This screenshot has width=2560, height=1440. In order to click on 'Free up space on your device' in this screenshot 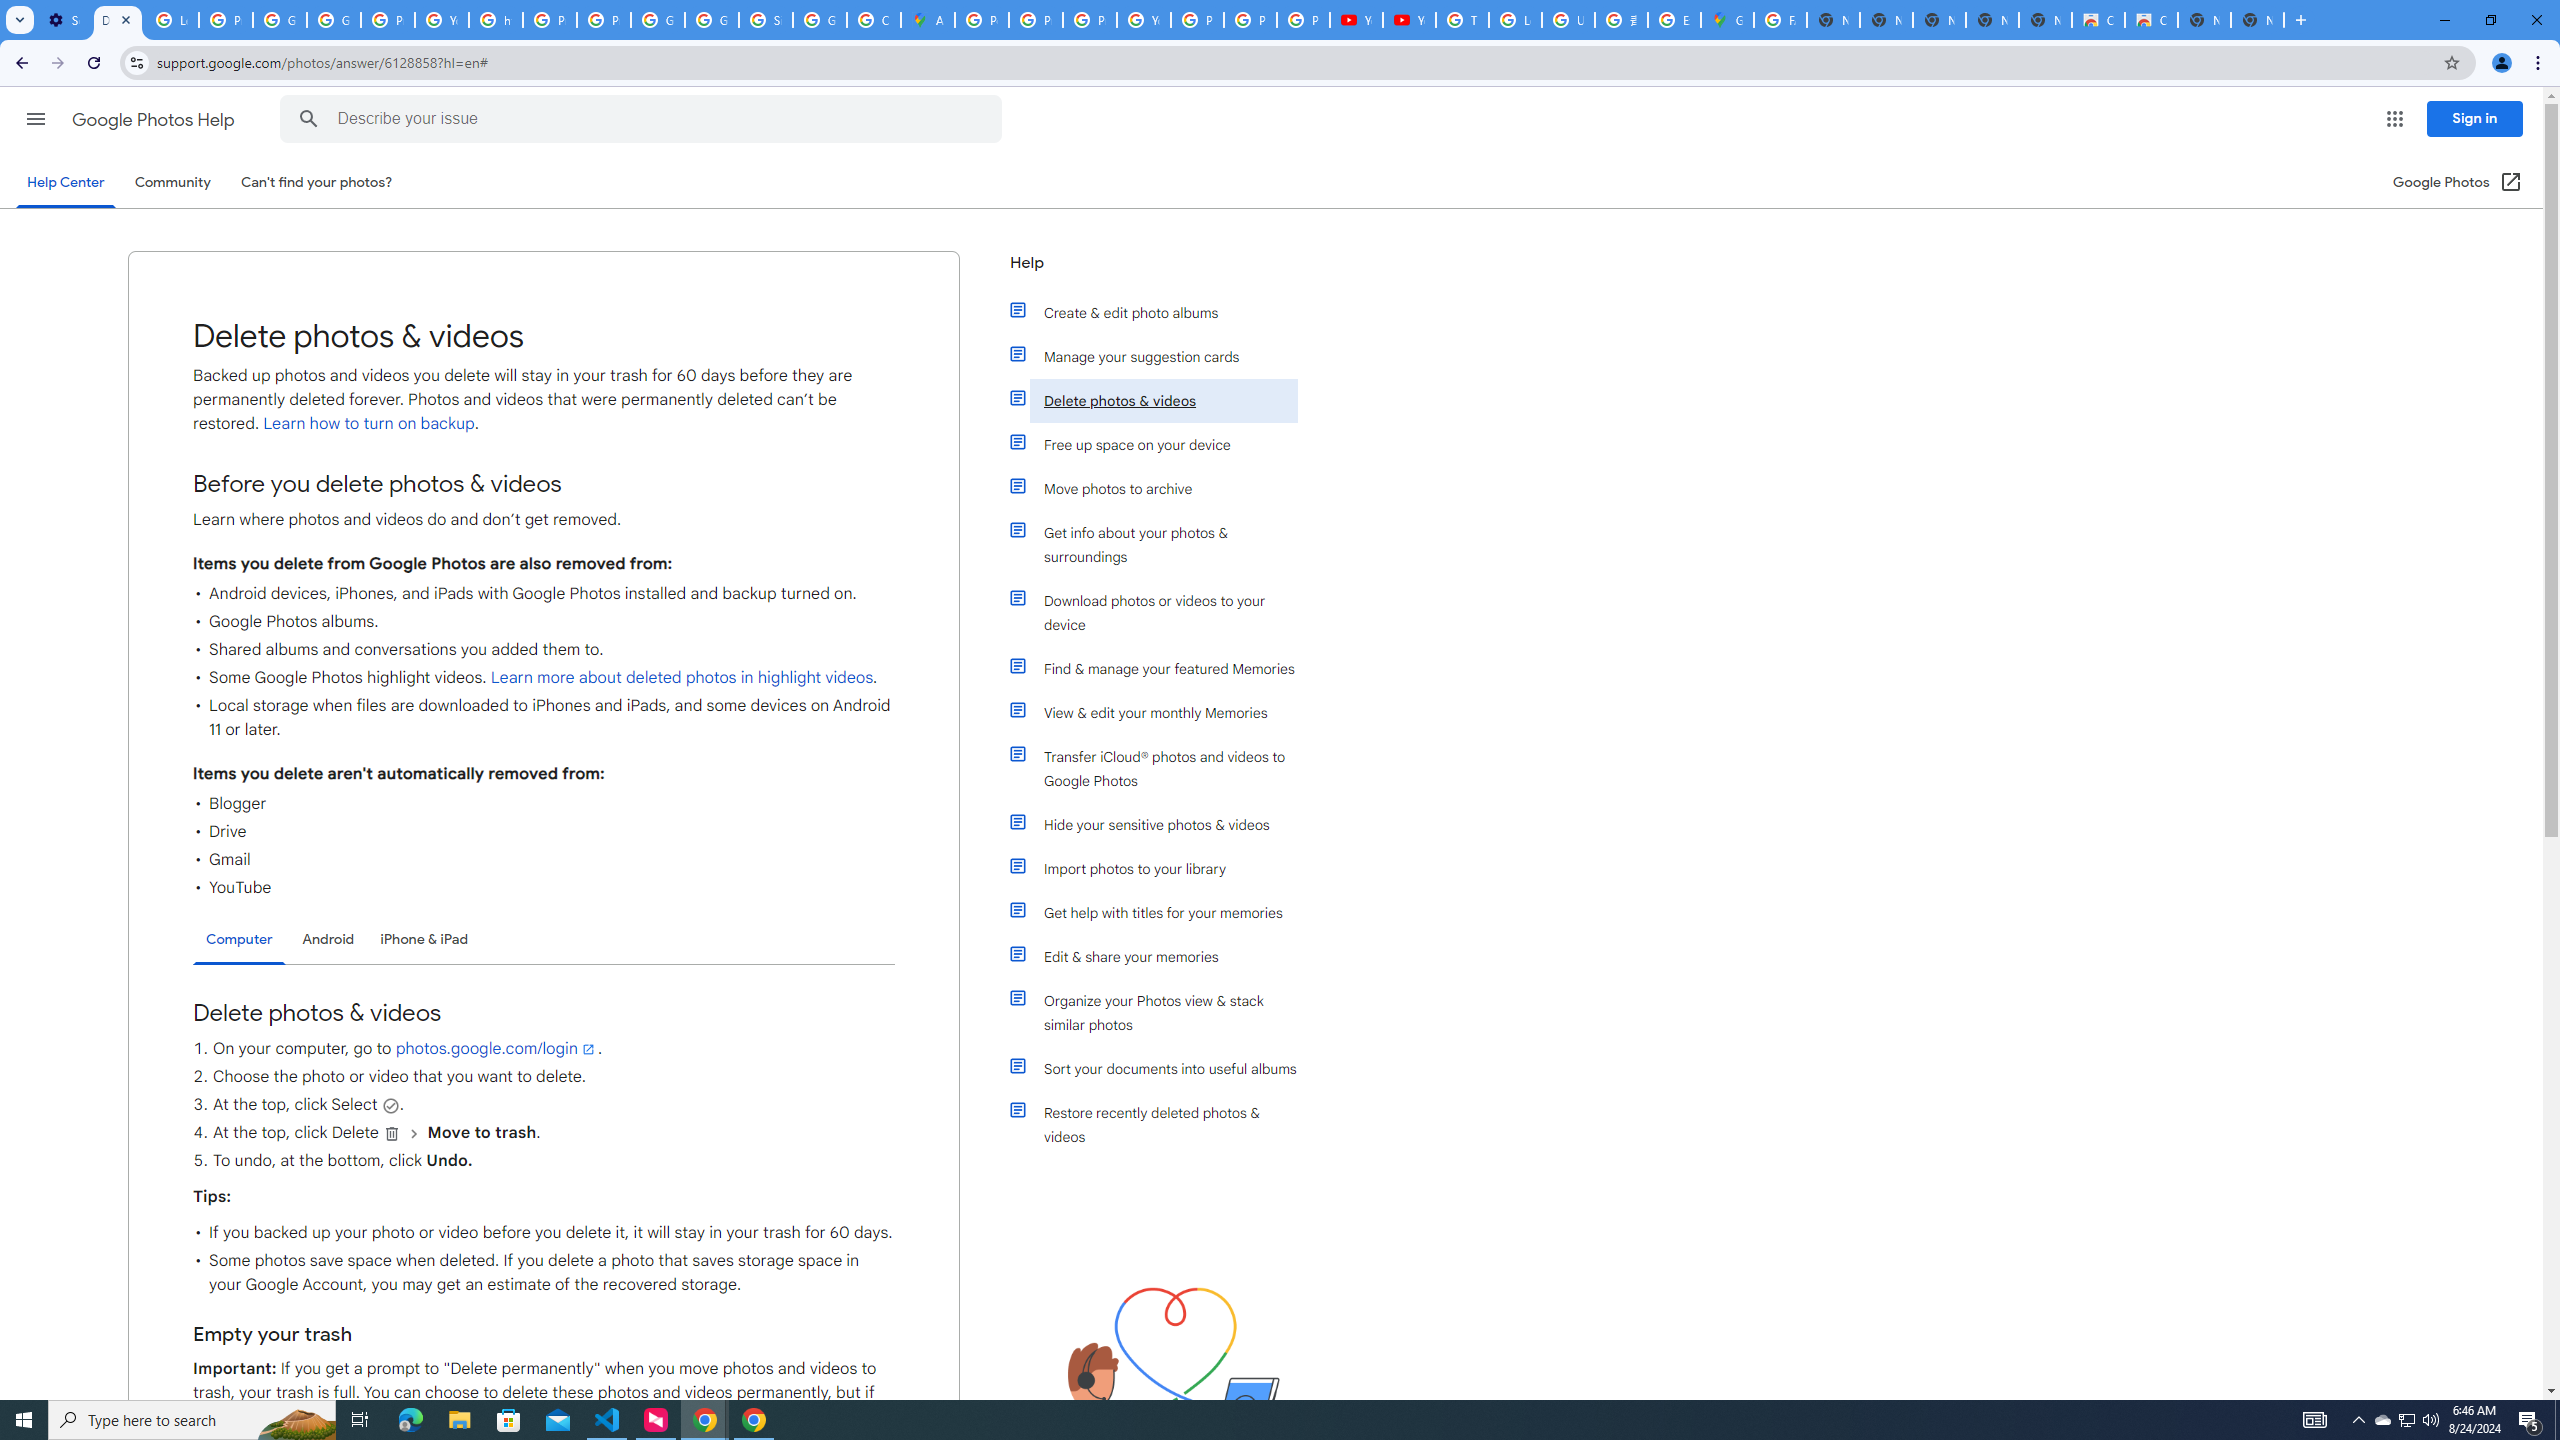, I will do `click(1162, 444)`.